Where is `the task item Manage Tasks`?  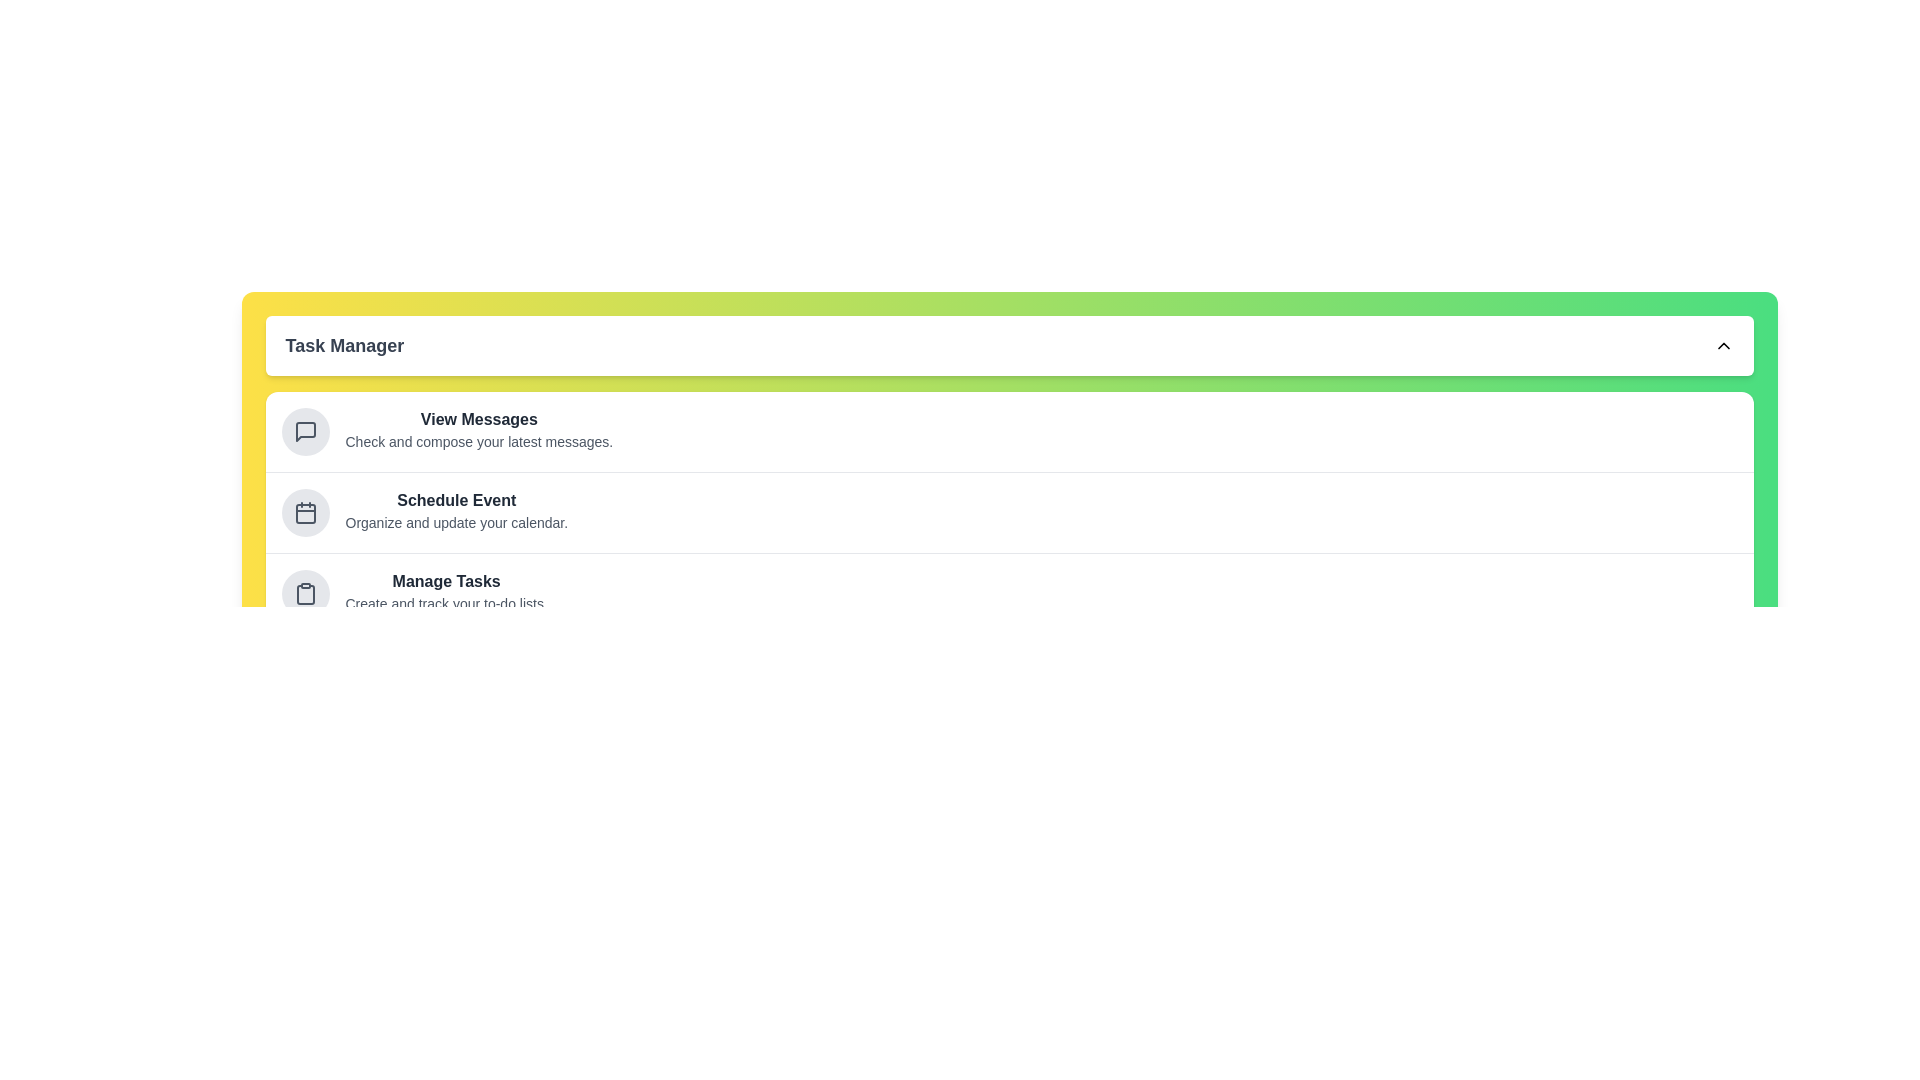 the task item Manage Tasks is located at coordinates (304, 593).